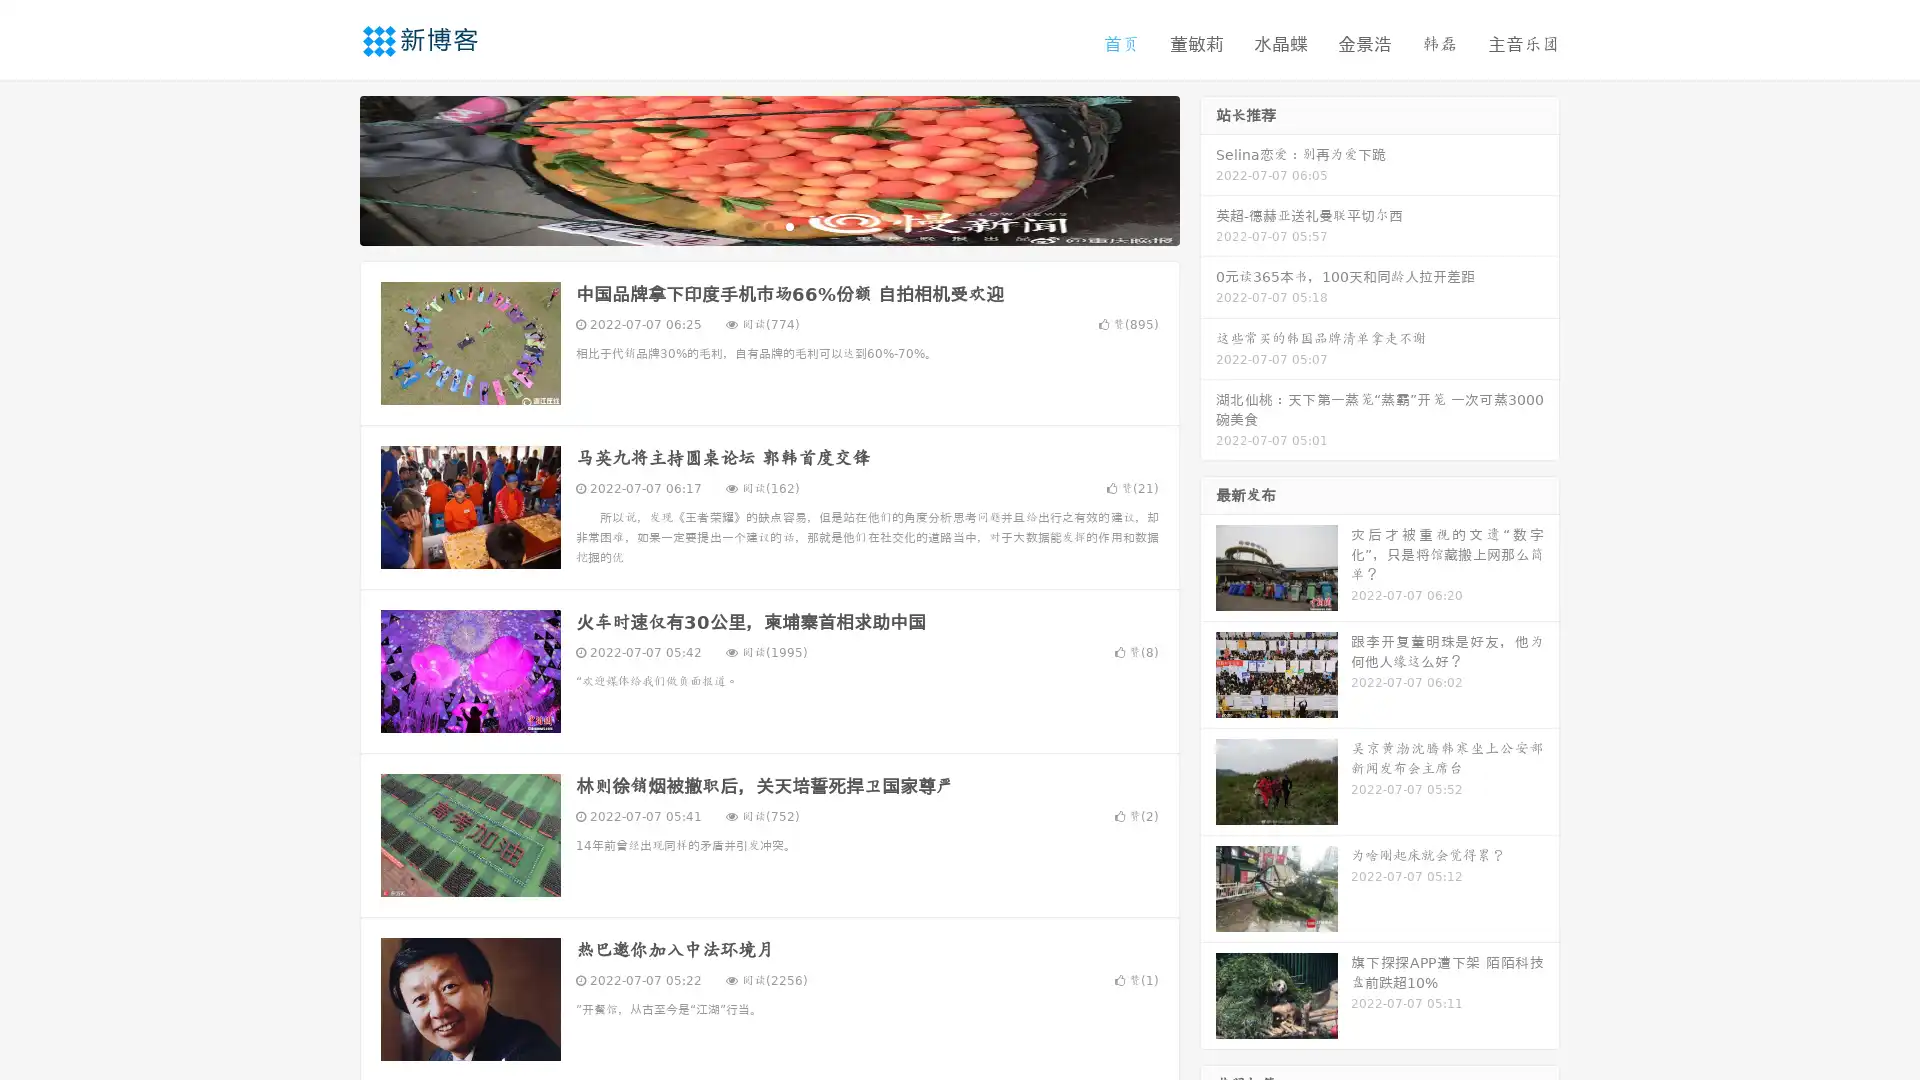  What do you see at coordinates (330, 168) in the screenshot?
I see `Previous slide` at bounding box center [330, 168].